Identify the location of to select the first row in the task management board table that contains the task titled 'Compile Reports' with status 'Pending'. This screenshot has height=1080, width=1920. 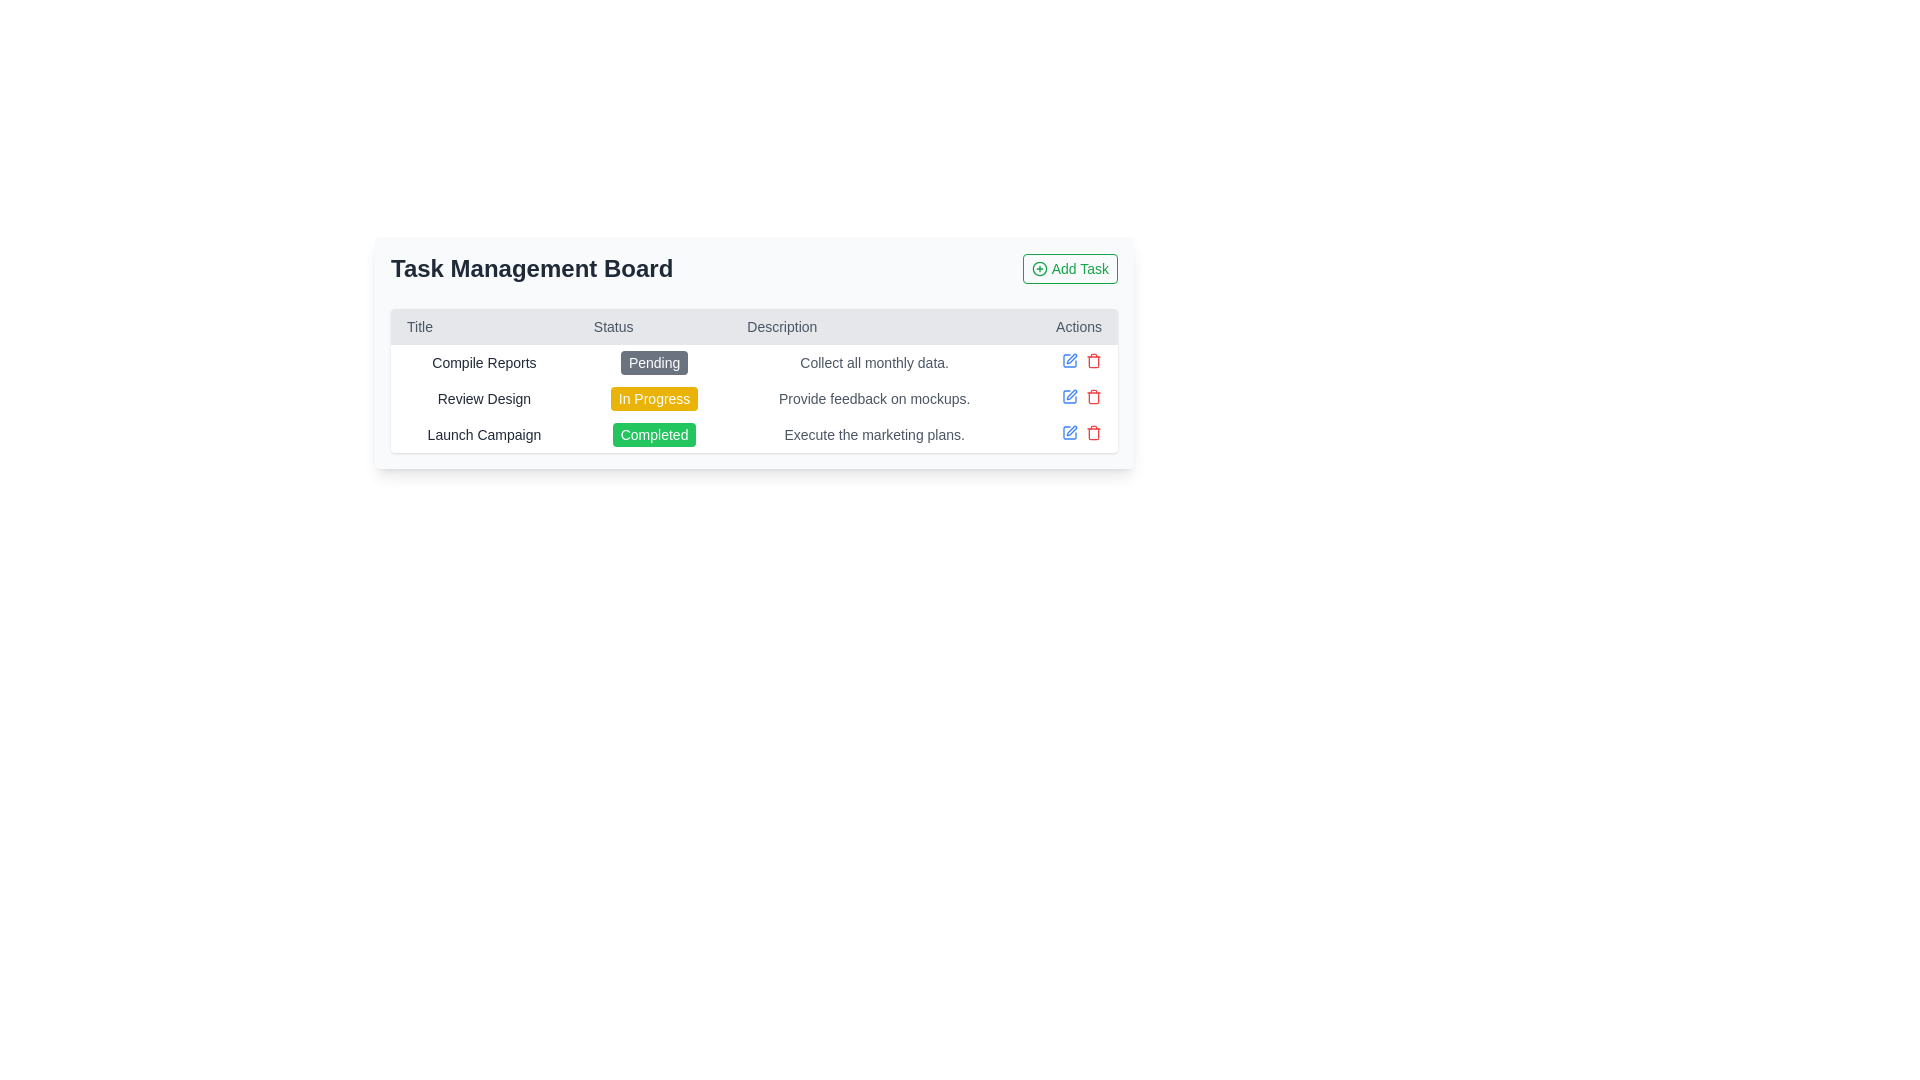
(753, 362).